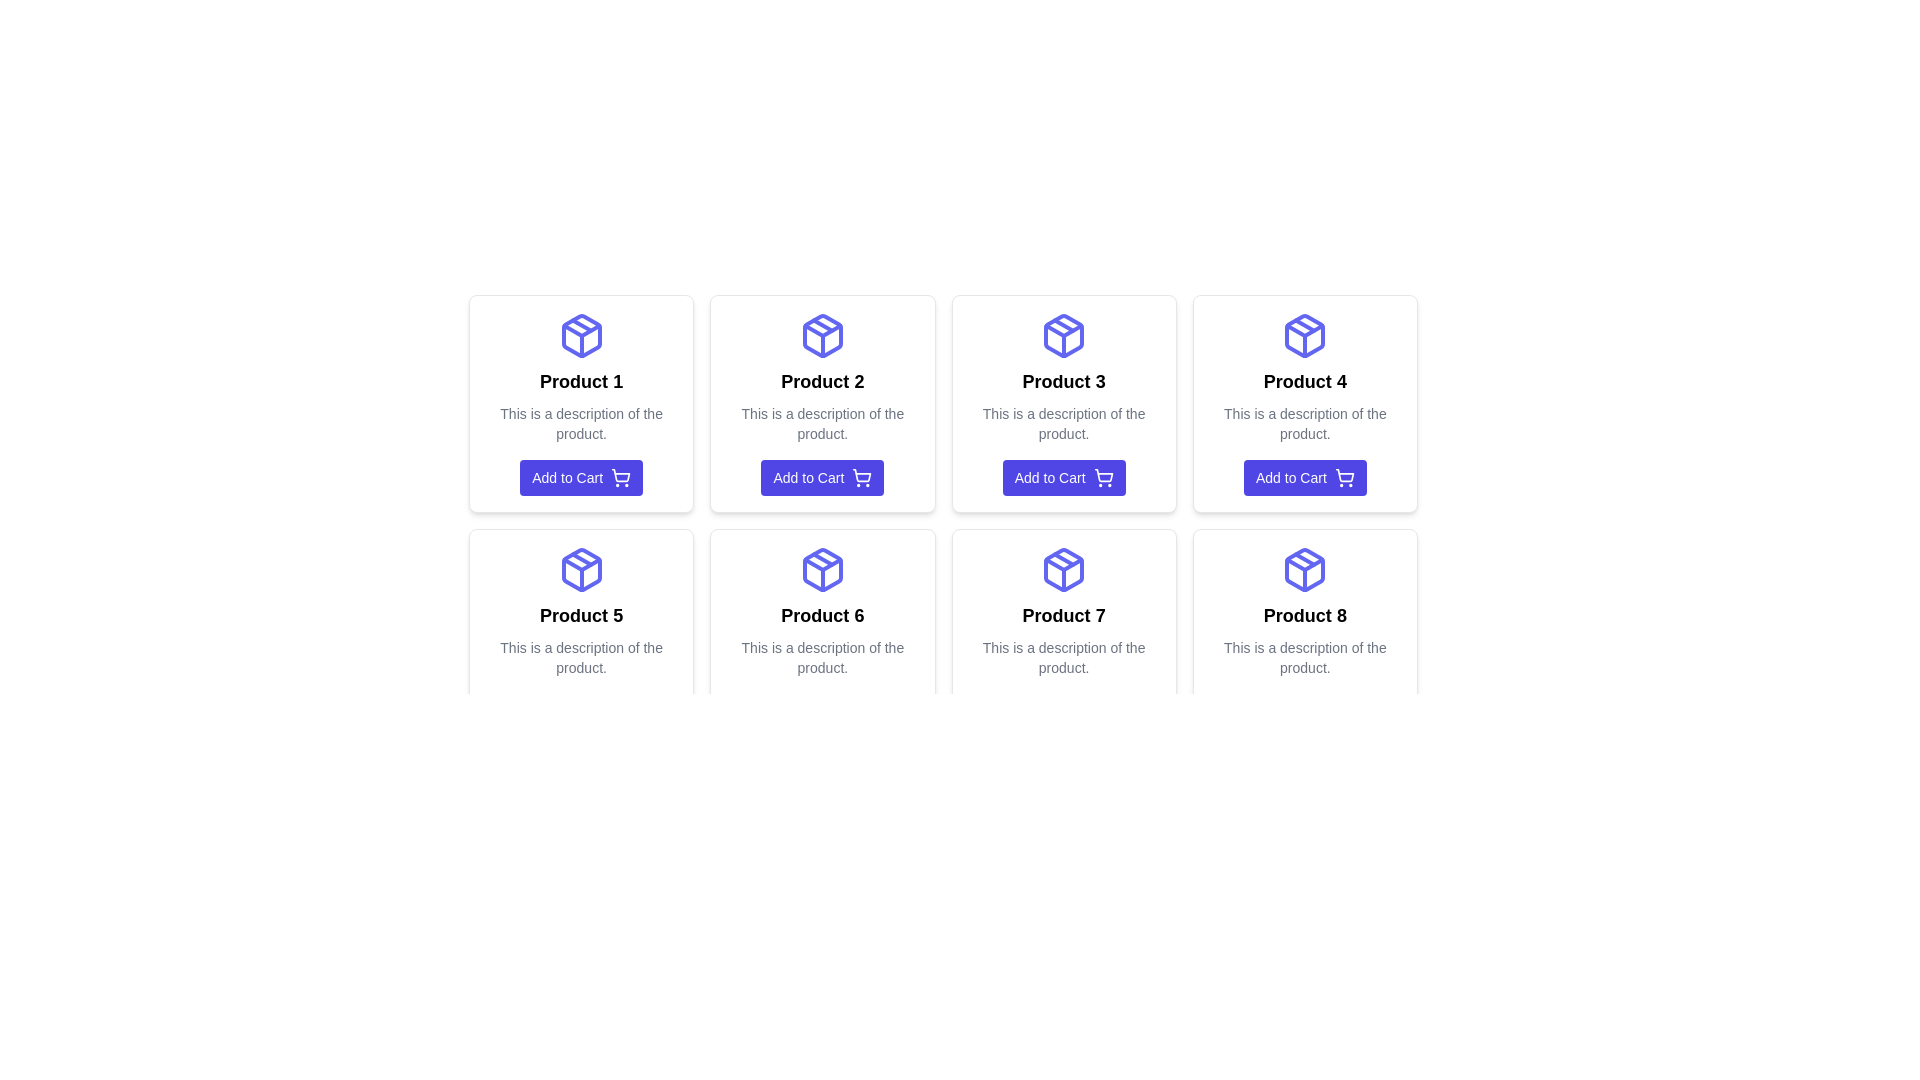 The height and width of the screenshot is (1080, 1920). I want to click on the button located at the bottom of the 'Product 3' card, so click(1063, 478).